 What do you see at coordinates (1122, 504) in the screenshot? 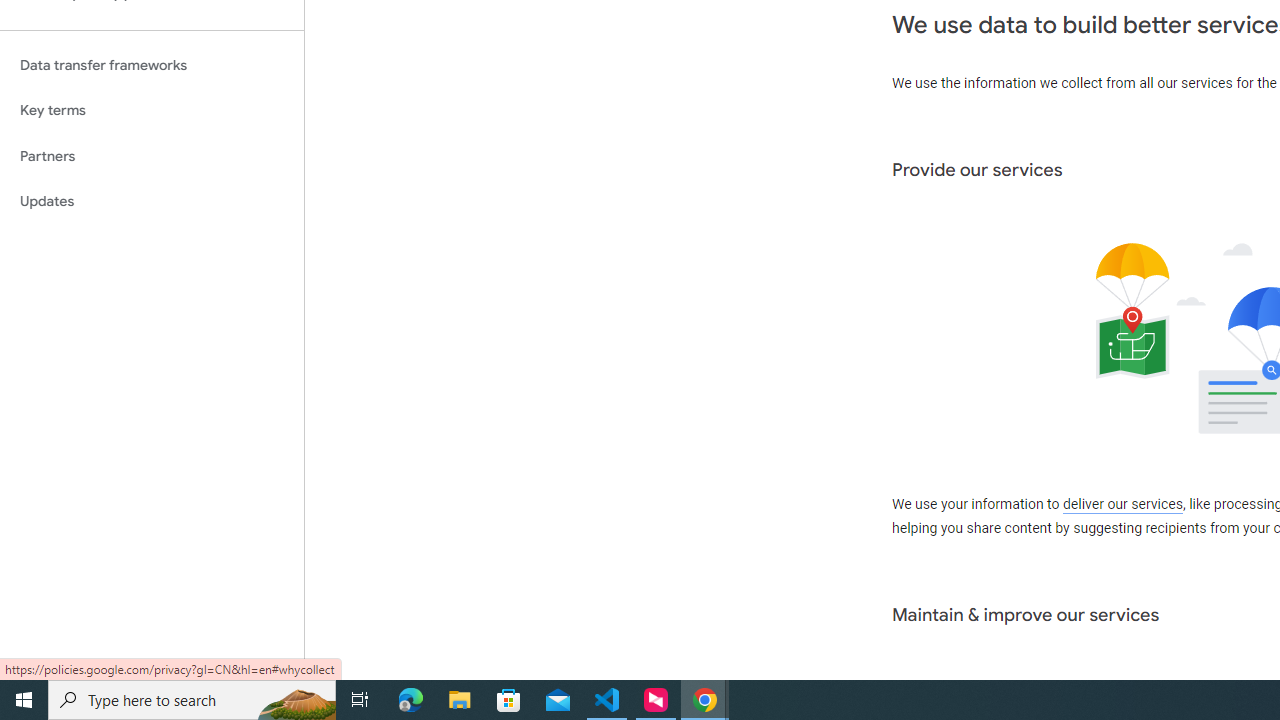
I see `'deliver our services'` at bounding box center [1122, 504].